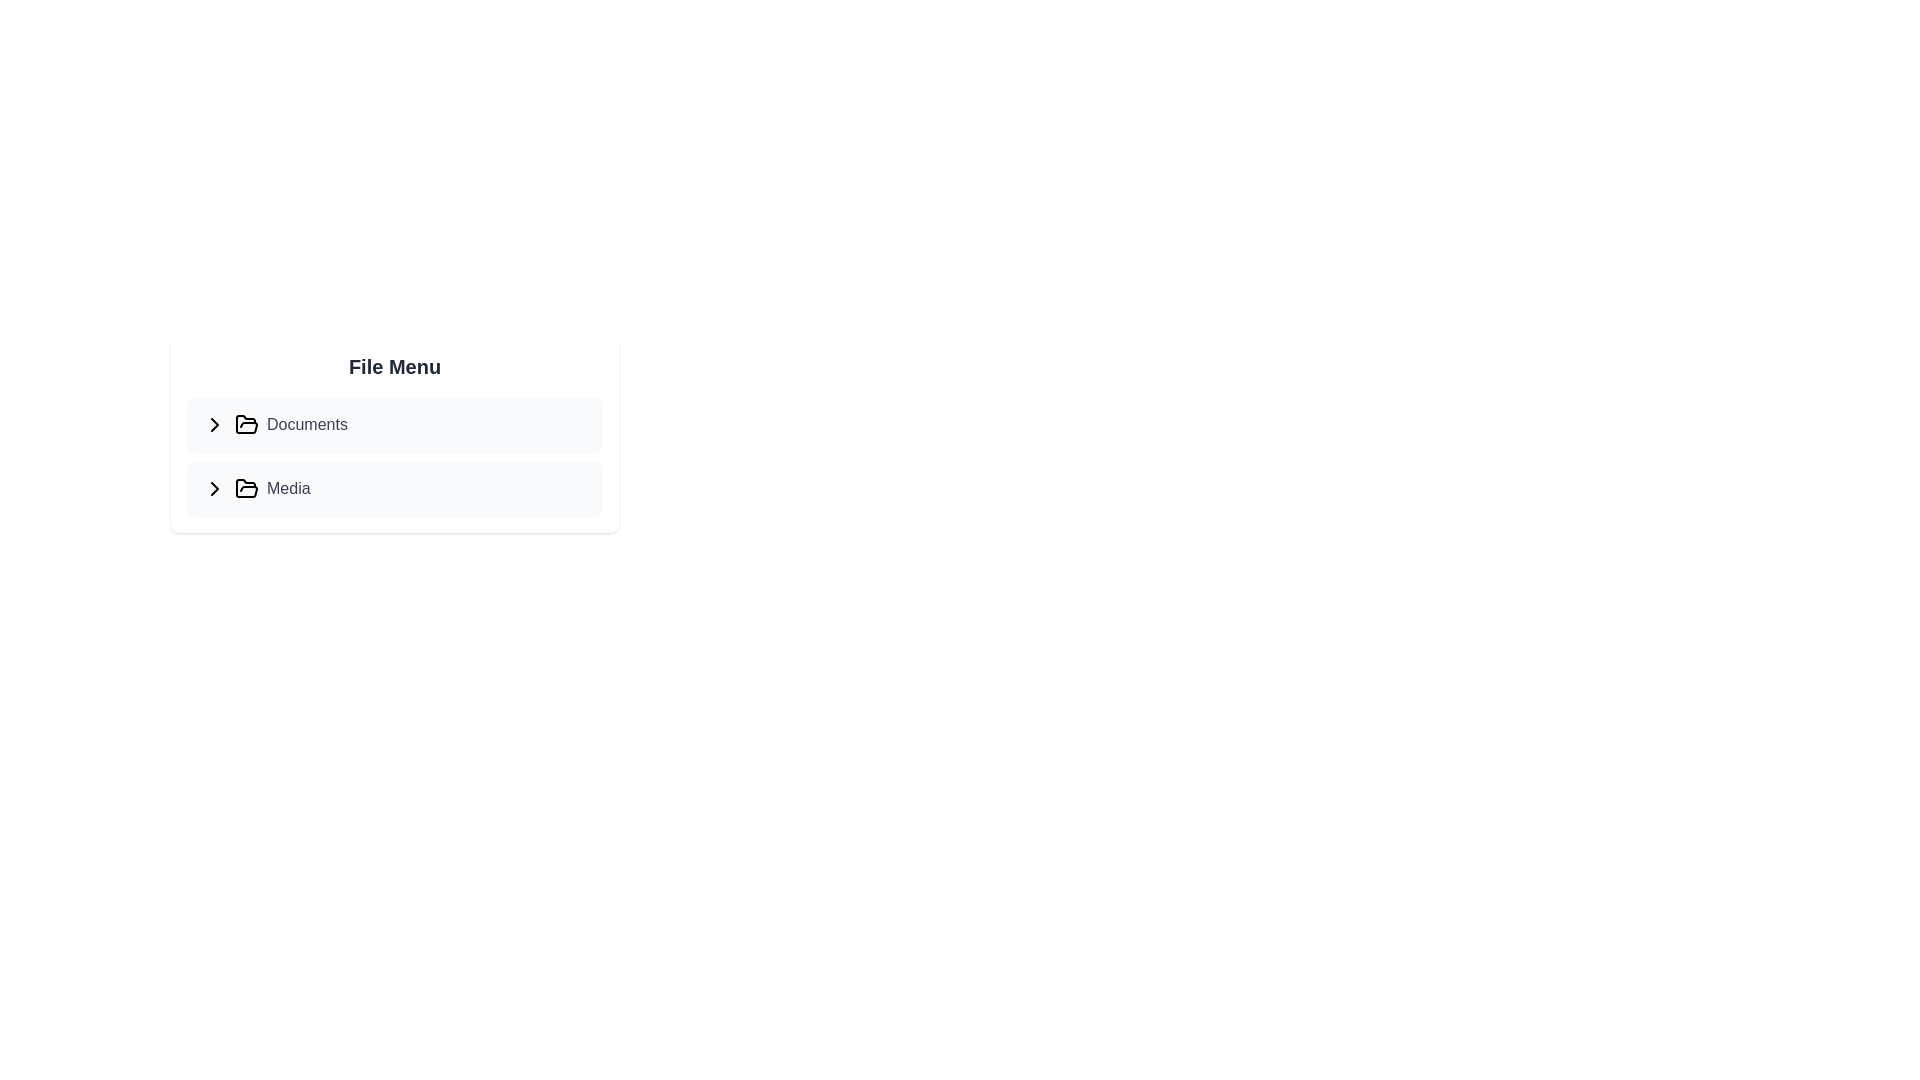 This screenshot has height=1080, width=1920. Describe the element at coordinates (215, 423) in the screenshot. I see `the expand icon located in the upper option of the vertical menu under the 'Documents' label` at that location.